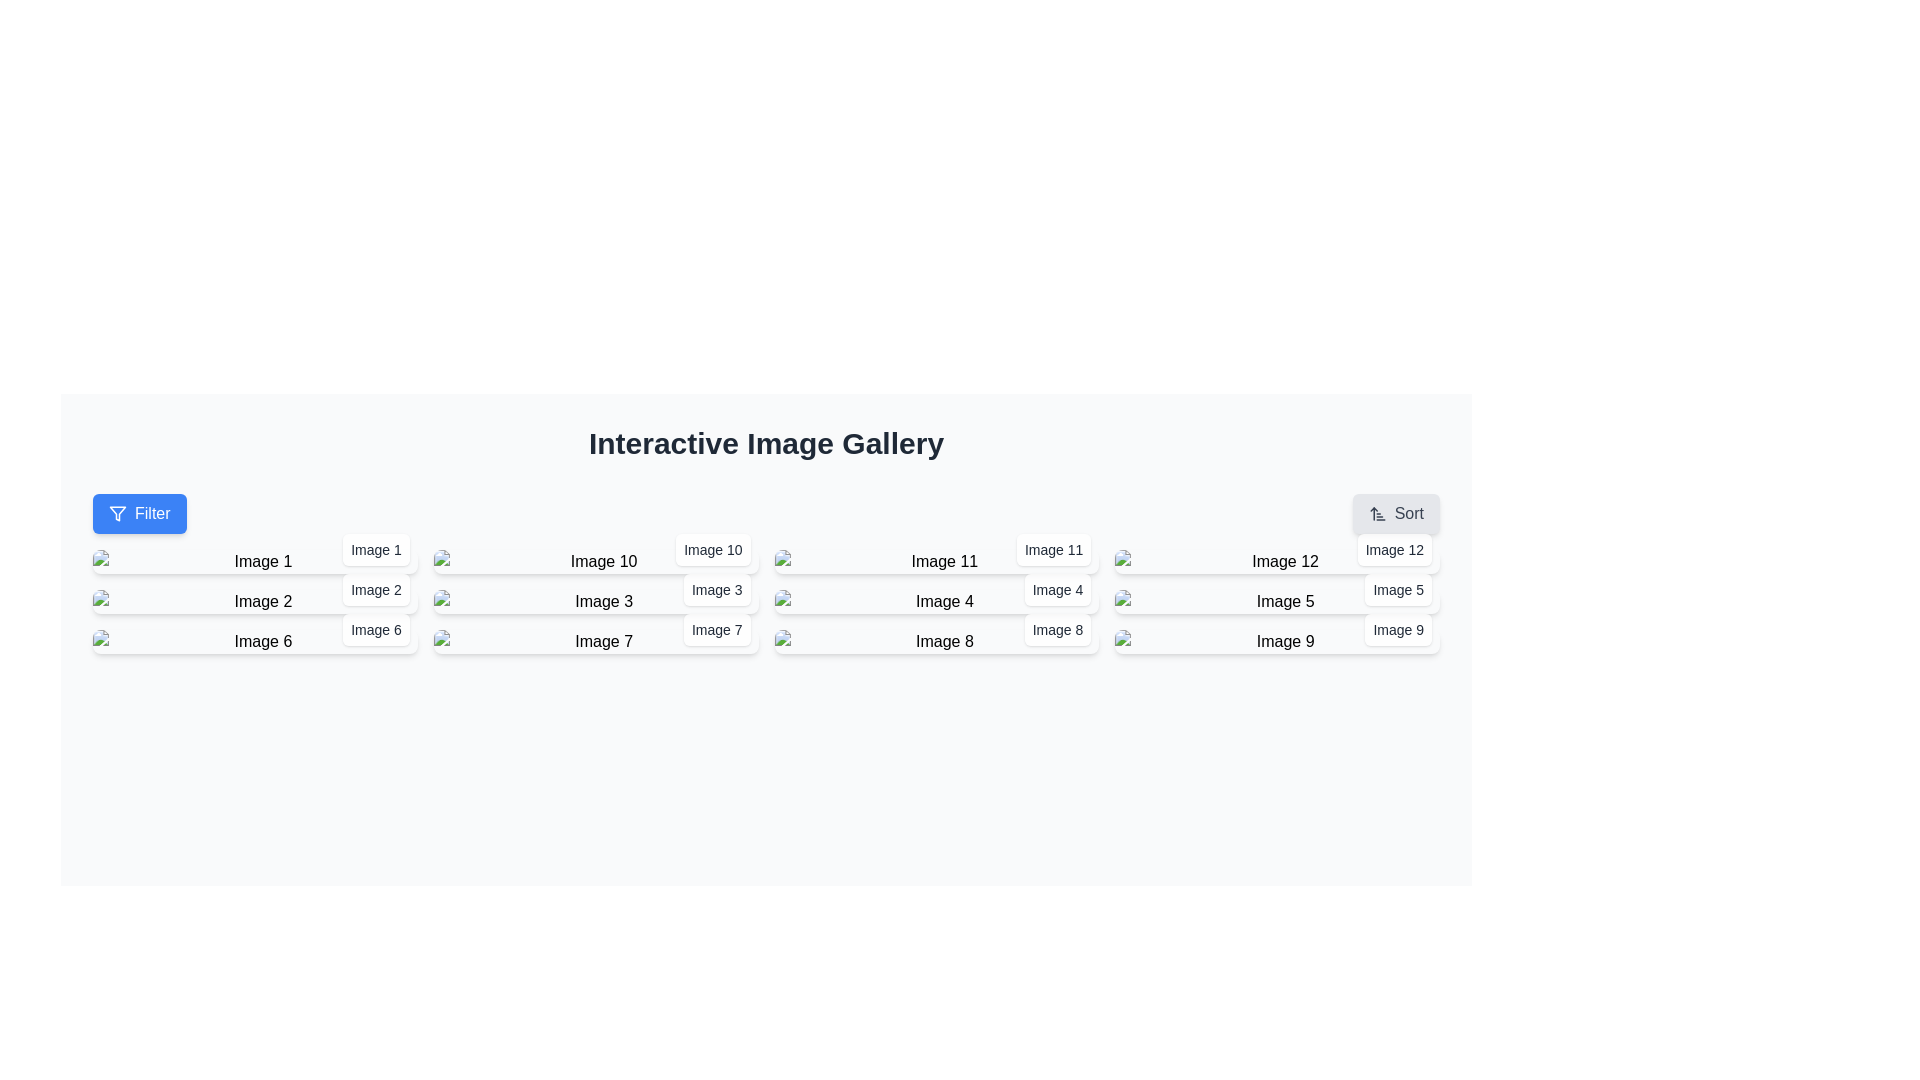 The height and width of the screenshot is (1080, 1920). Describe the element at coordinates (1408, 512) in the screenshot. I see `the 'Sort' button, which is styled with rounded corners and has a light gray background, located near the top-right of the navigation bar alongside a sorting icon` at that location.